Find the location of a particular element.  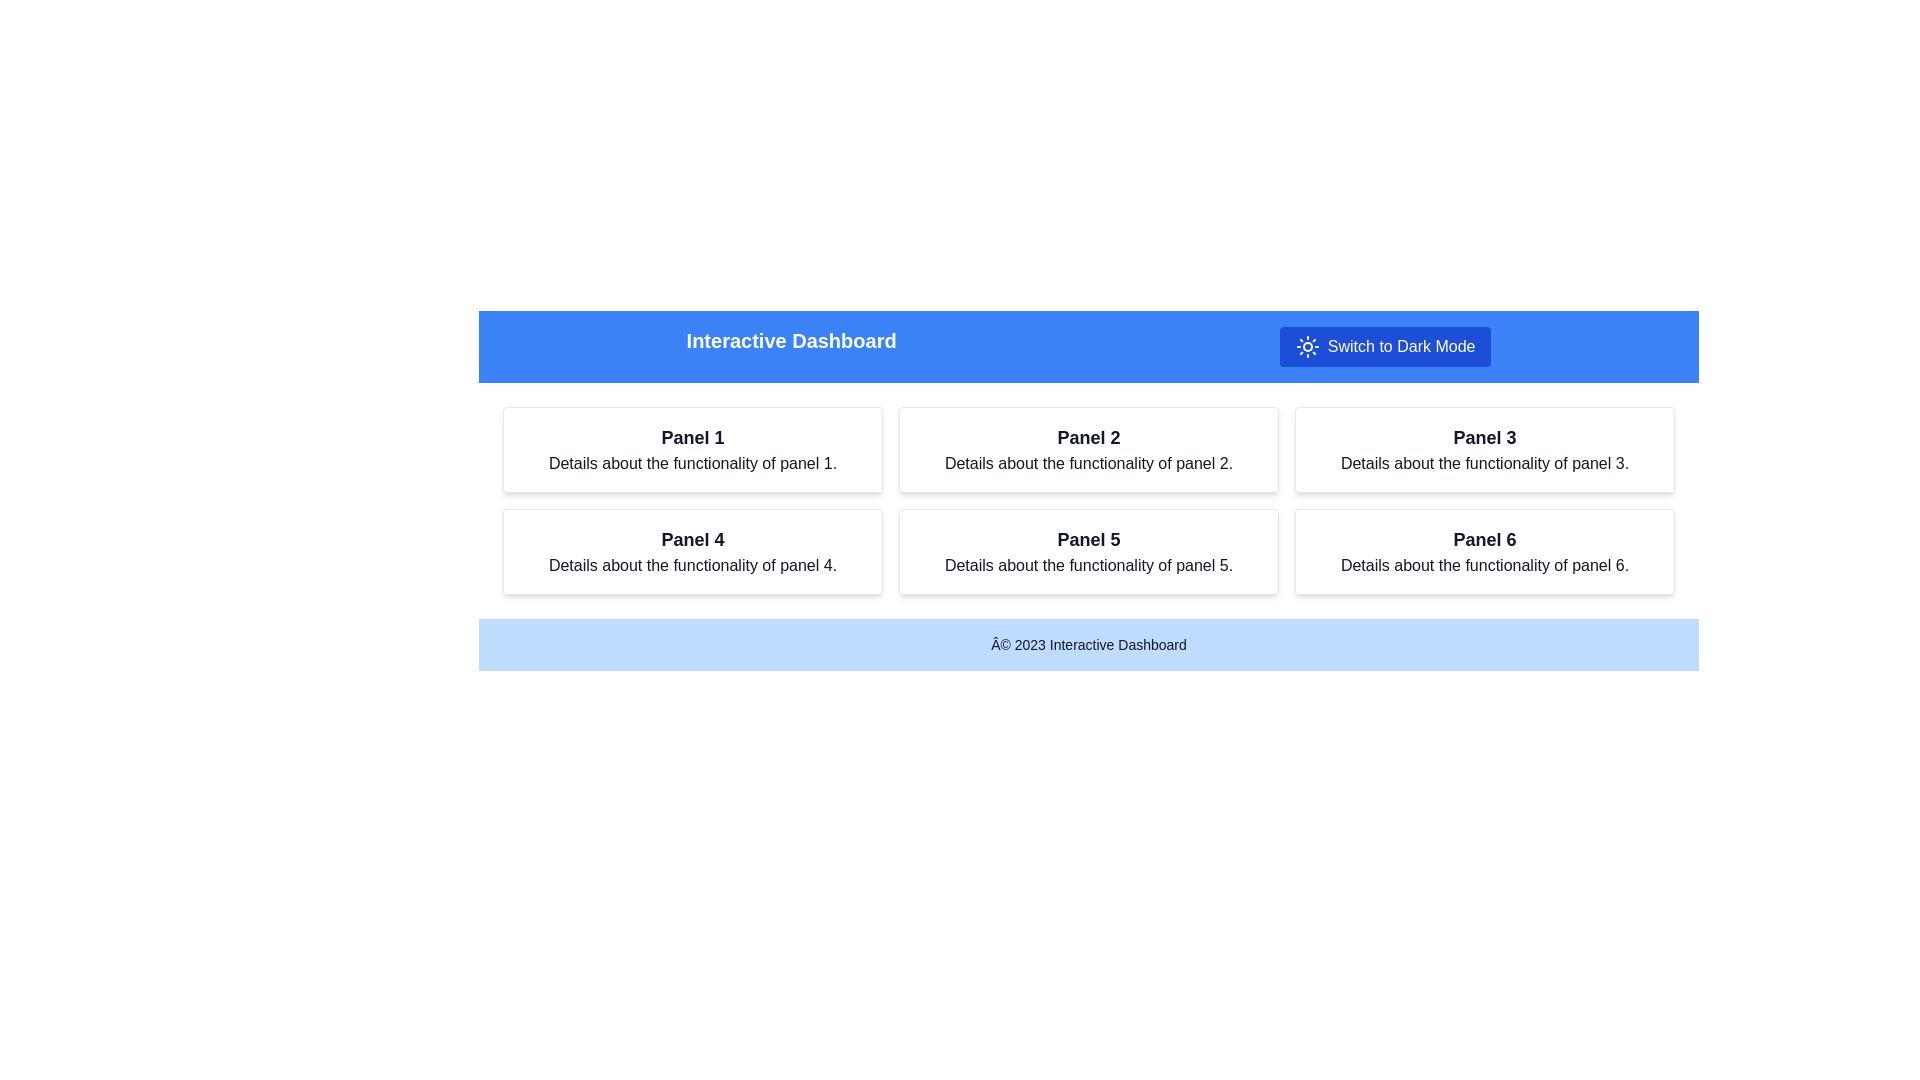

the descriptive text label positioned below the heading 'Panel 4' in the second row of the grid layout is located at coordinates (692, 566).